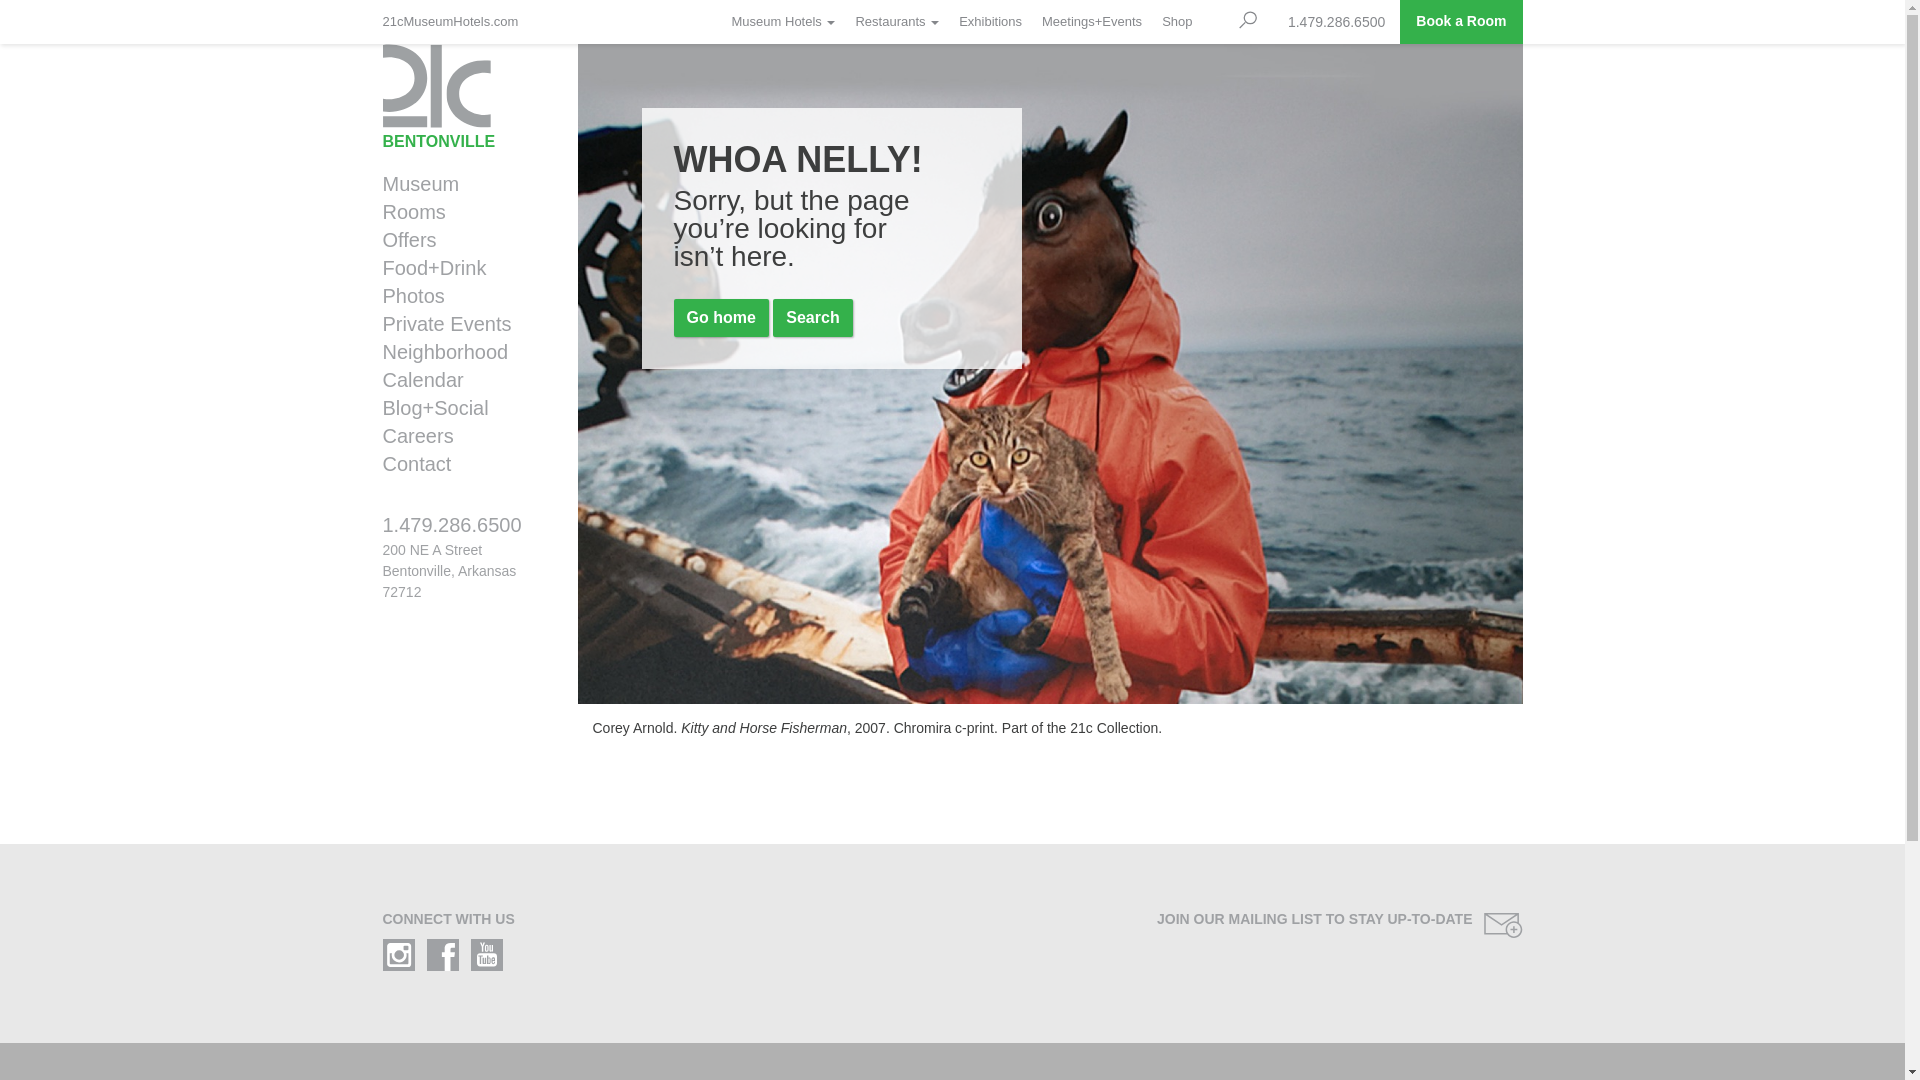 The height and width of the screenshot is (1080, 1920). Describe the element at coordinates (457, 350) in the screenshot. I see `'Neighborhood'` at that location.